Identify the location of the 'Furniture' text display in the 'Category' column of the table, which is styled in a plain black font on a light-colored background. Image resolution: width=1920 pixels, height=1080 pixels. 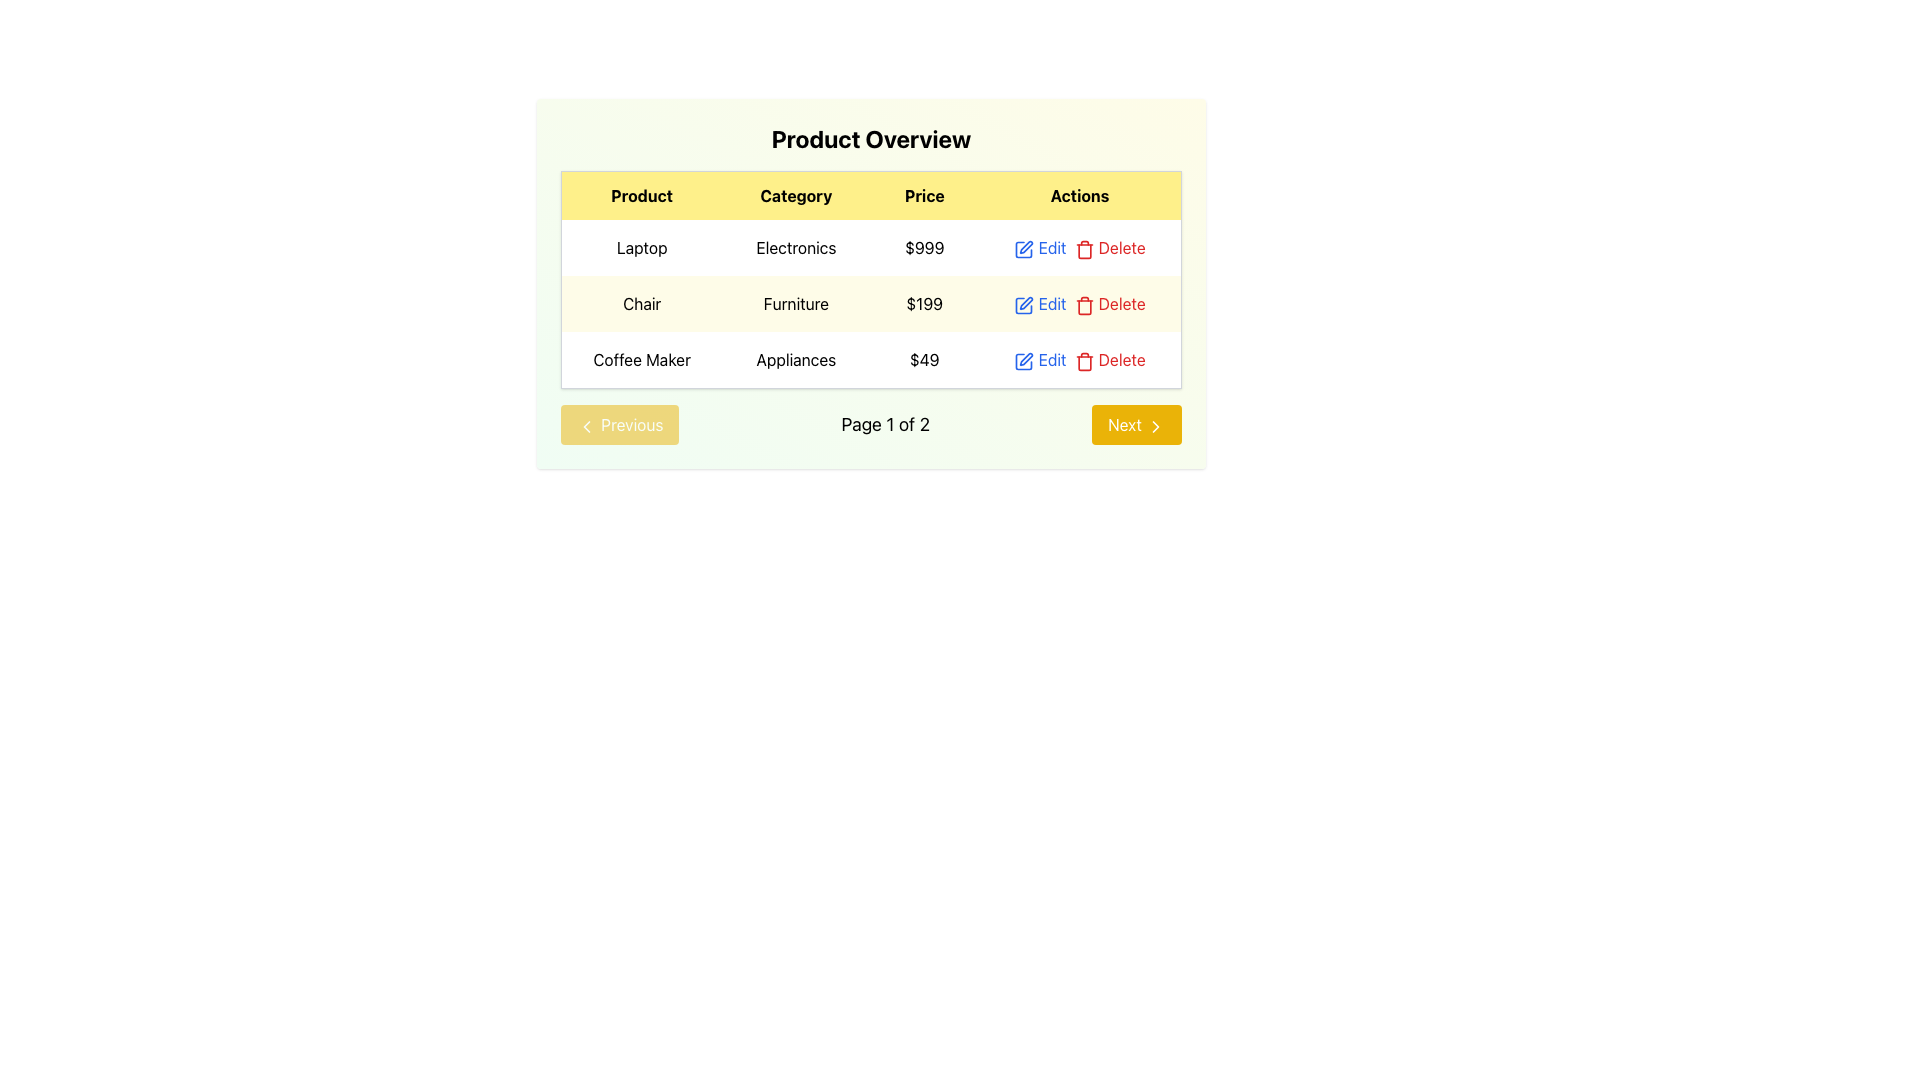
(795, 304).